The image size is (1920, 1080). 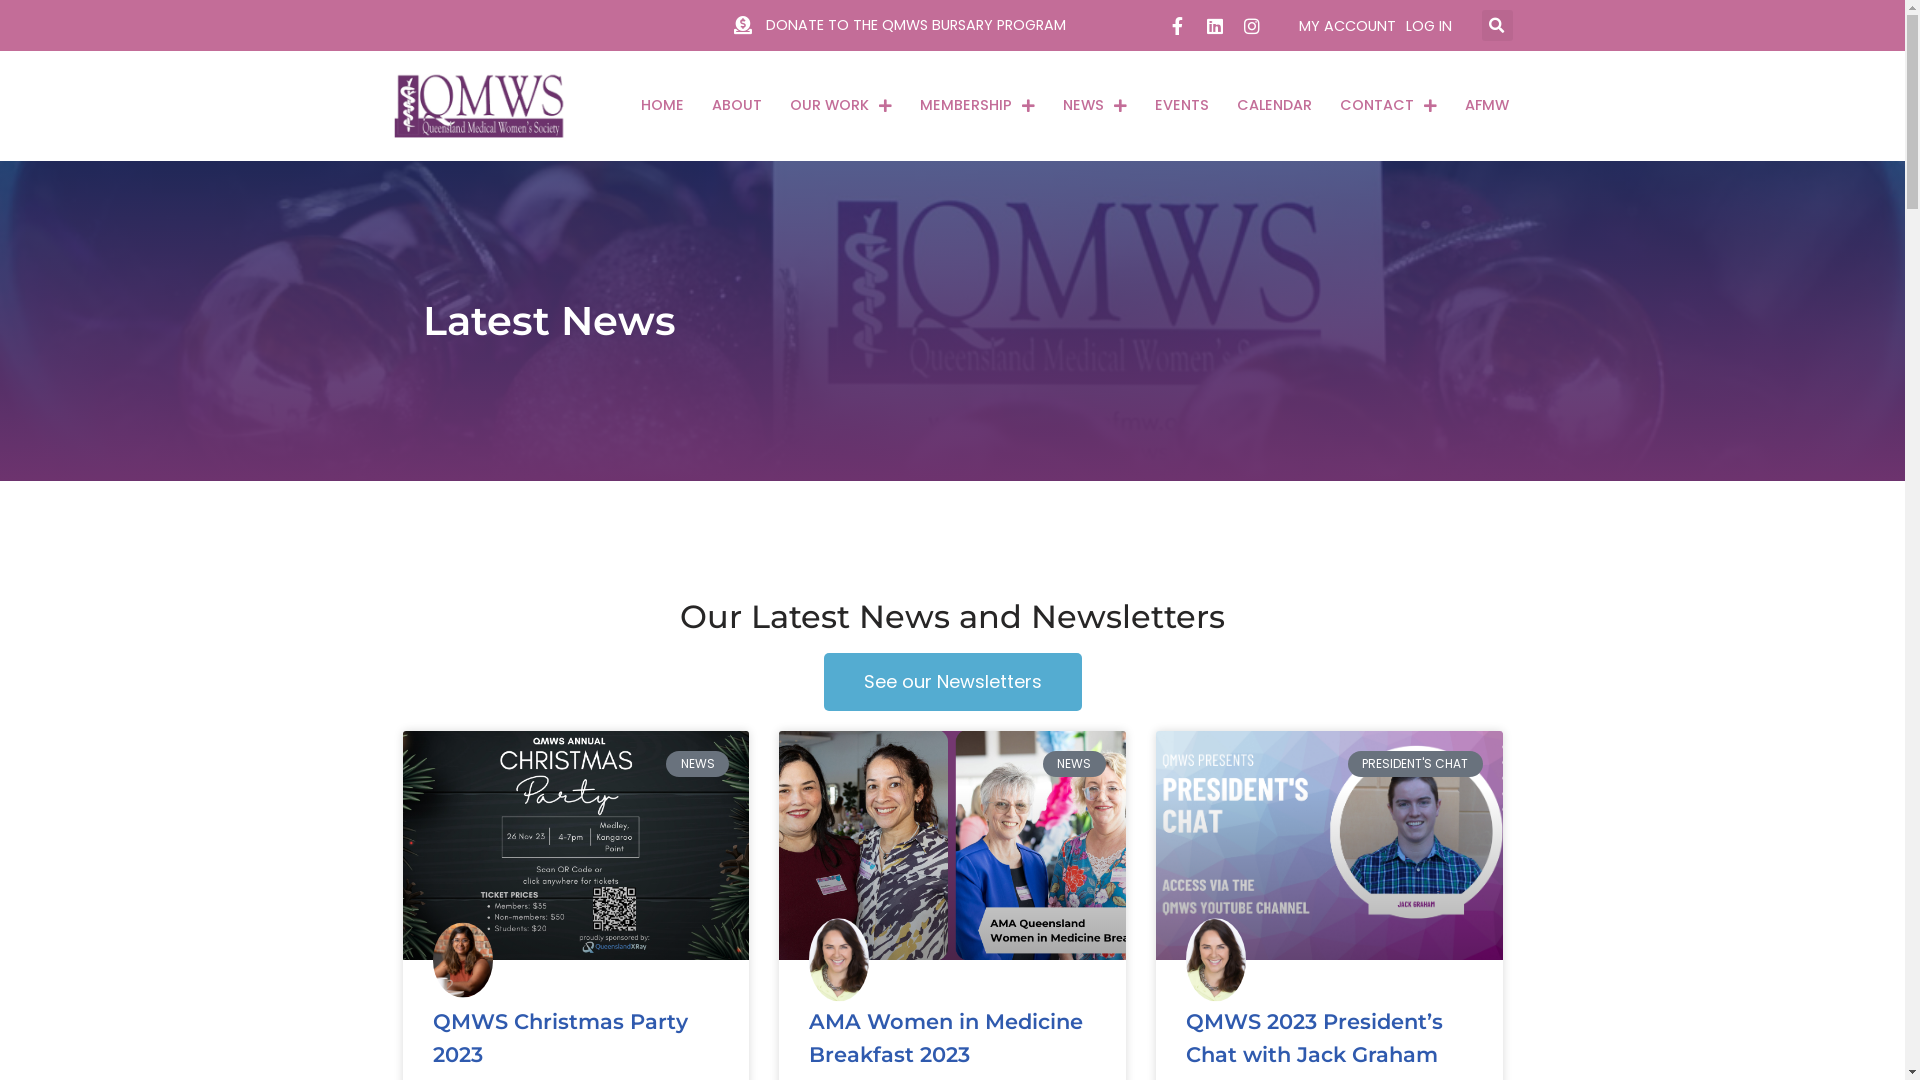 What do you see at coordinates (1487, 105) in the screenshot?
I see `'AFMW'` at bounding box center [1487, 105].